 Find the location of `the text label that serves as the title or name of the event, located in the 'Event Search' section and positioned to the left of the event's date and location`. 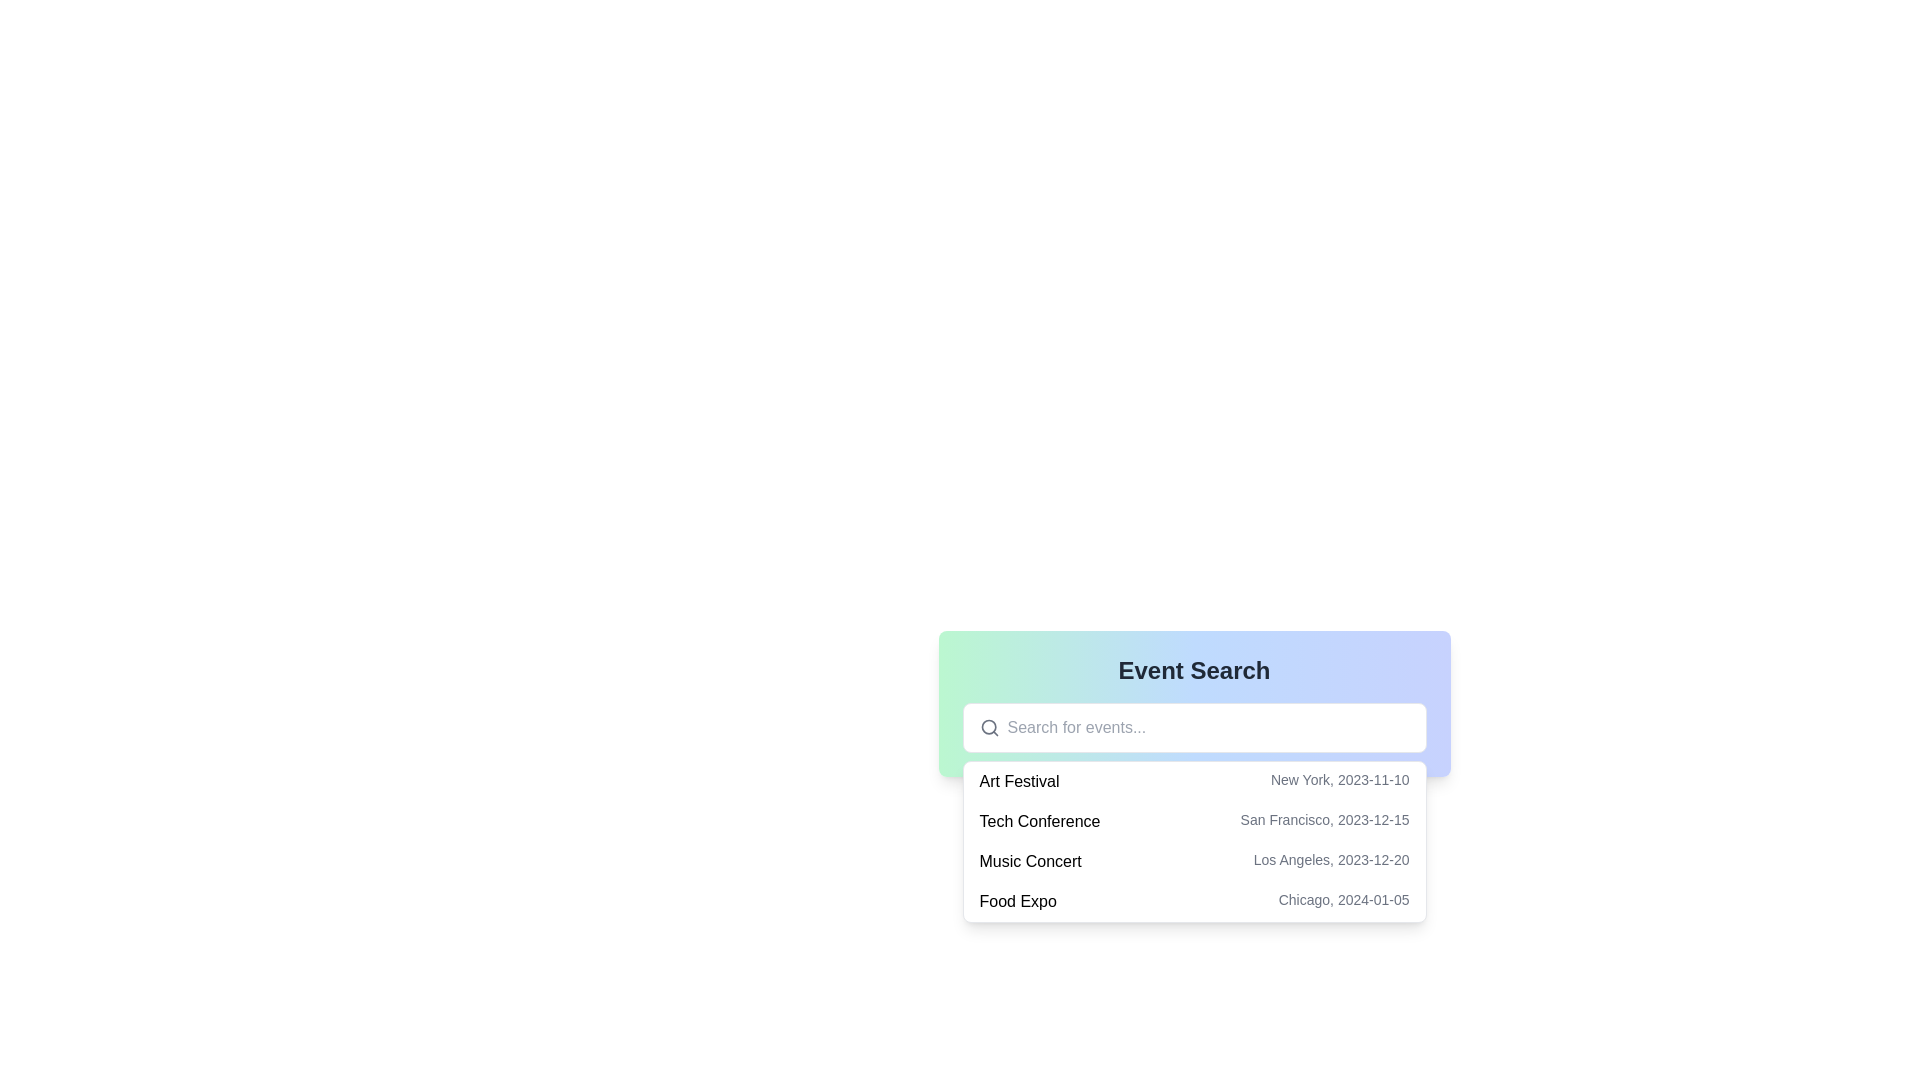

the text label that serves as the title or name of the event, located in the 'Event Search' section and positioned to the left of the event's date and location is located at coordinates (1030, 860).